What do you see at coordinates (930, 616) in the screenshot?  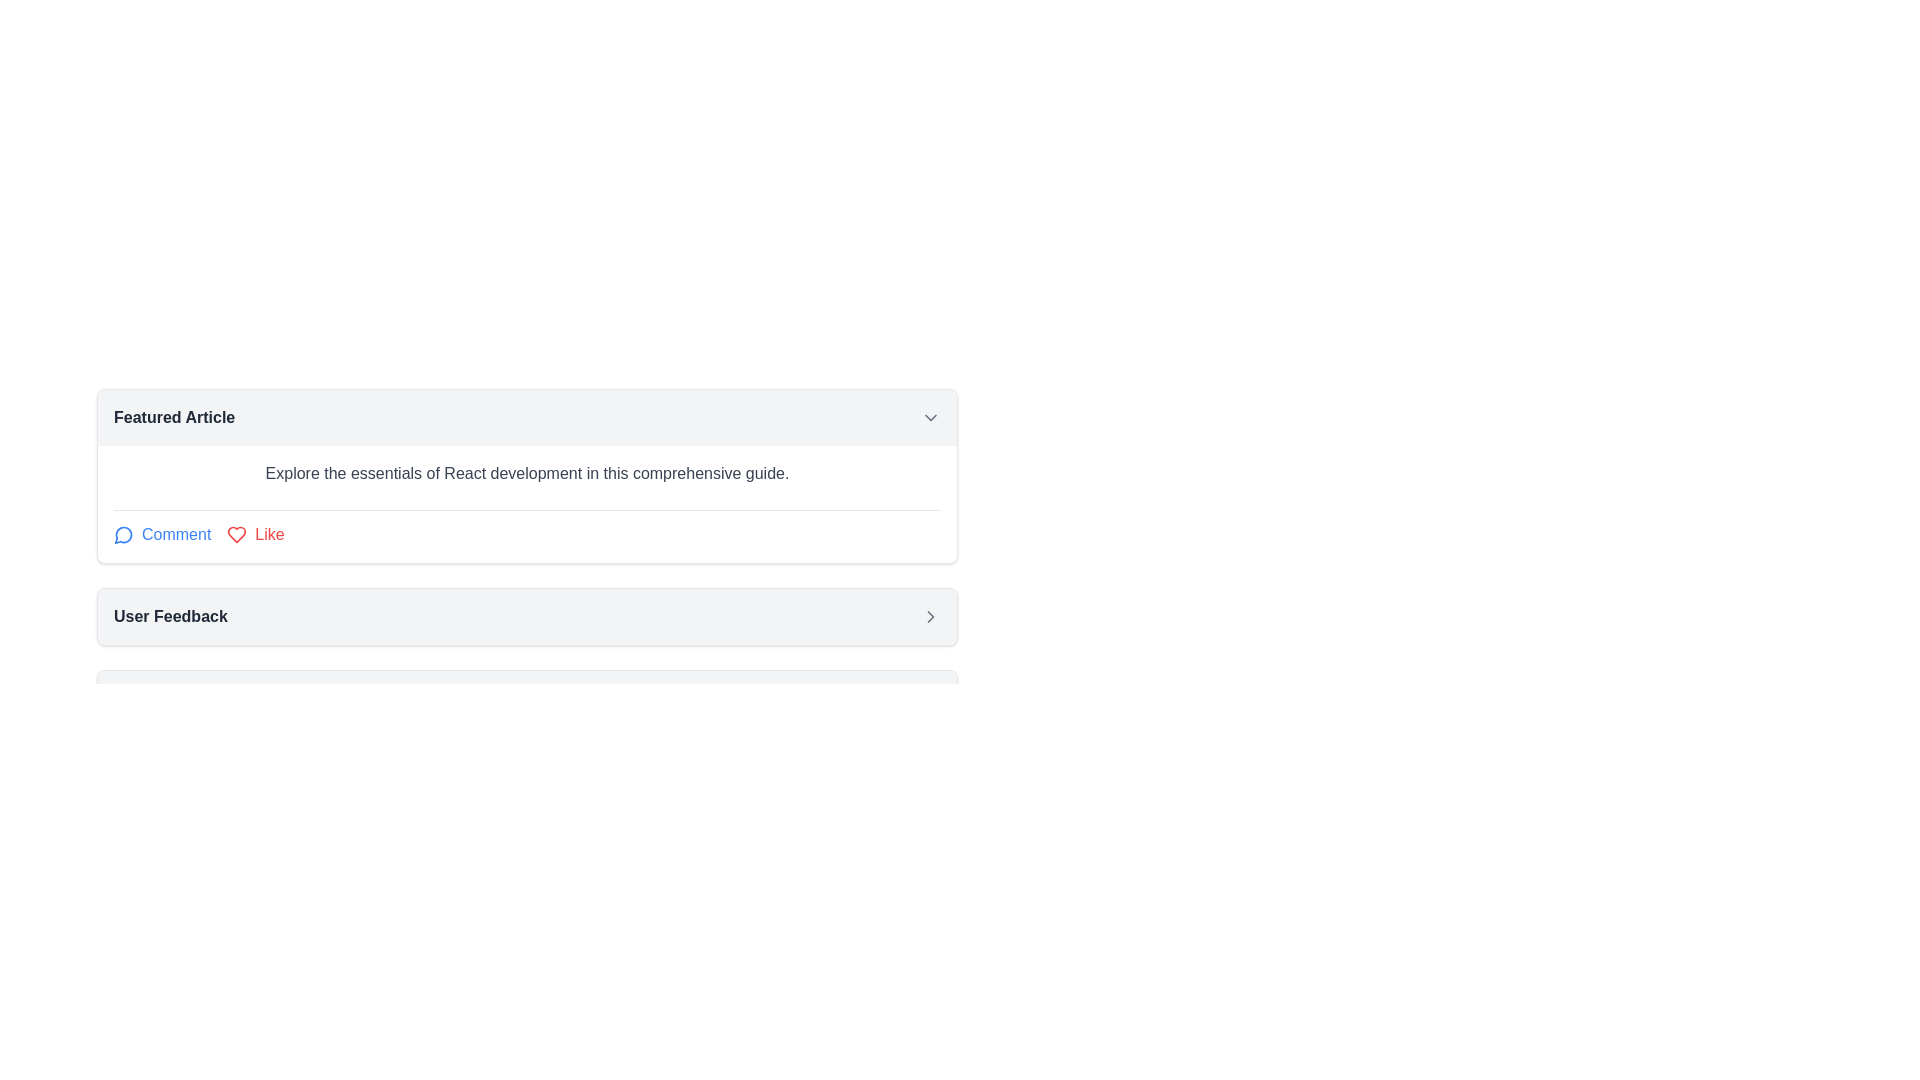 I see `the chevron icon located at the far right of the 'User Feedback' interactive banner` at bounding box center [930, 616].